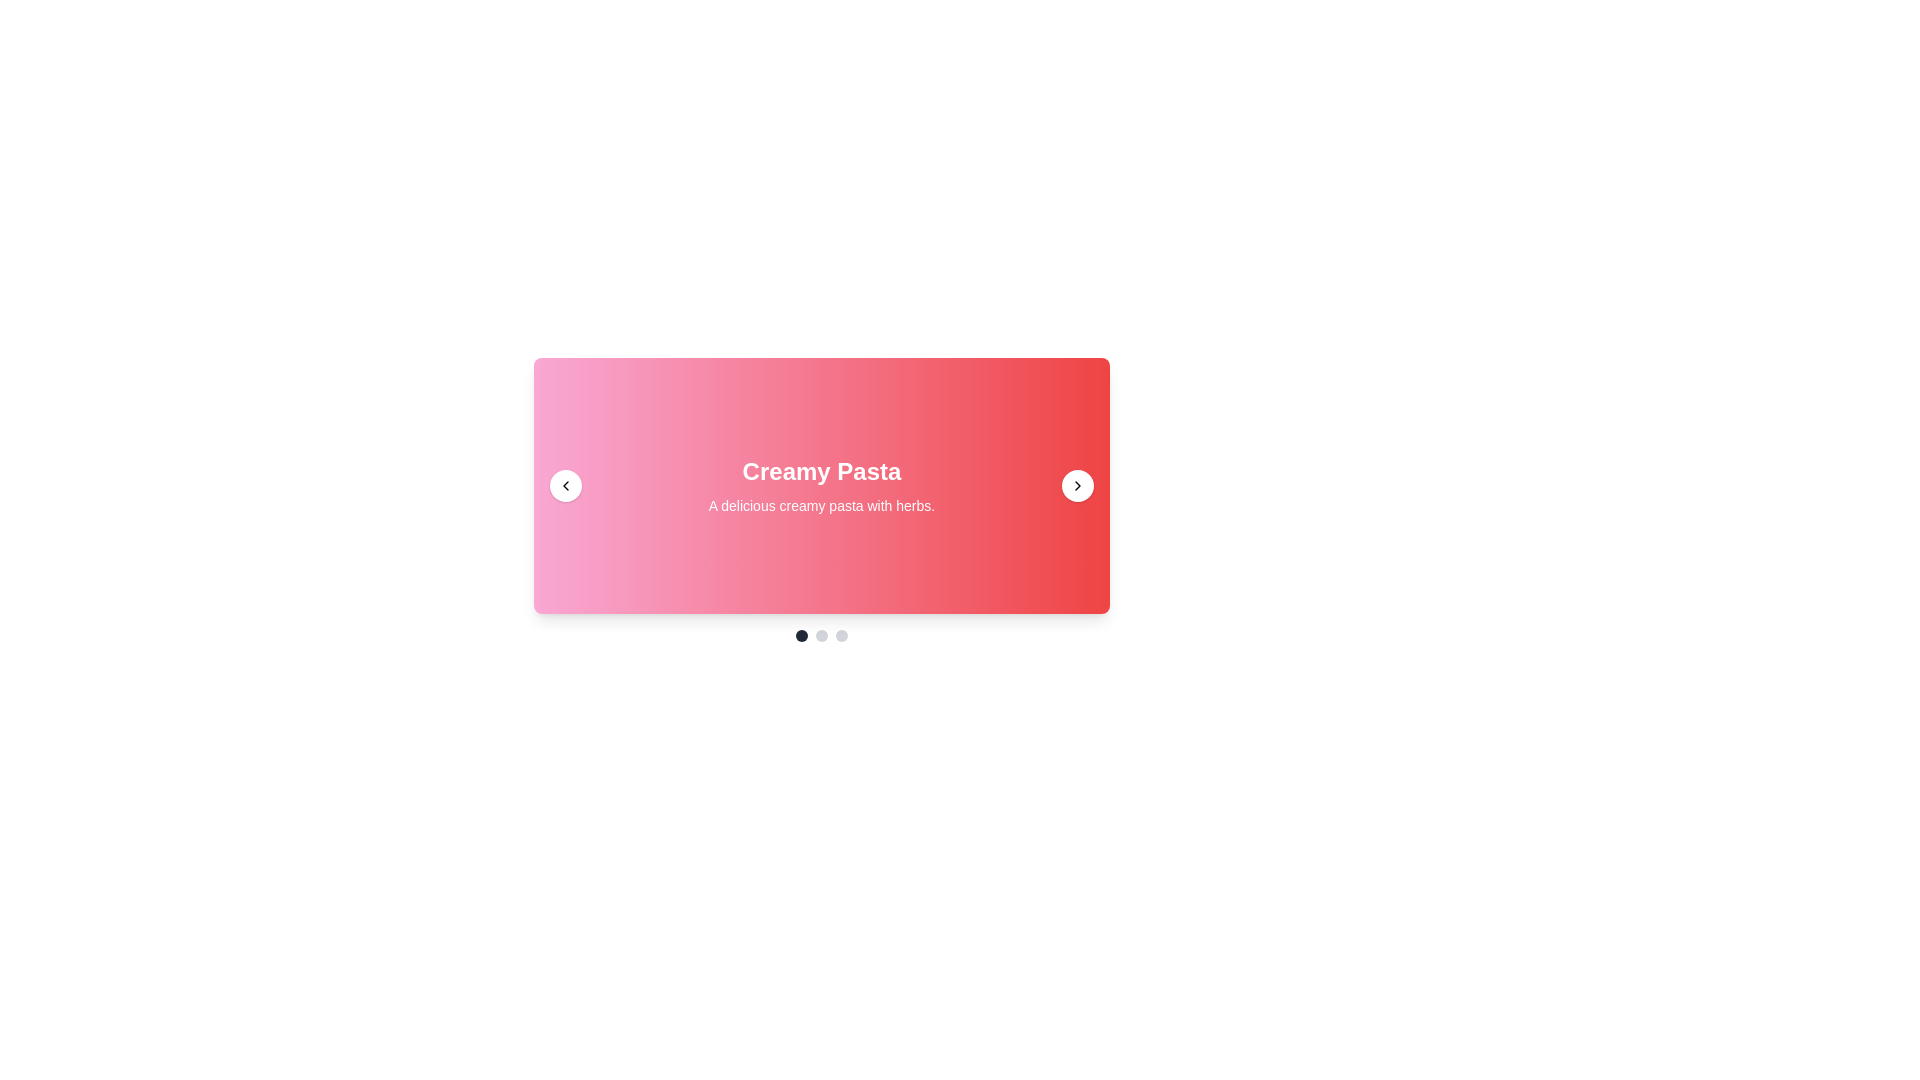 The height and width of the screenshot is (1080, 1920). I want to click on the navigation icon embedded within the button, located near the left edge of the card containing 'Creamy Pasta', so click(565, 486).